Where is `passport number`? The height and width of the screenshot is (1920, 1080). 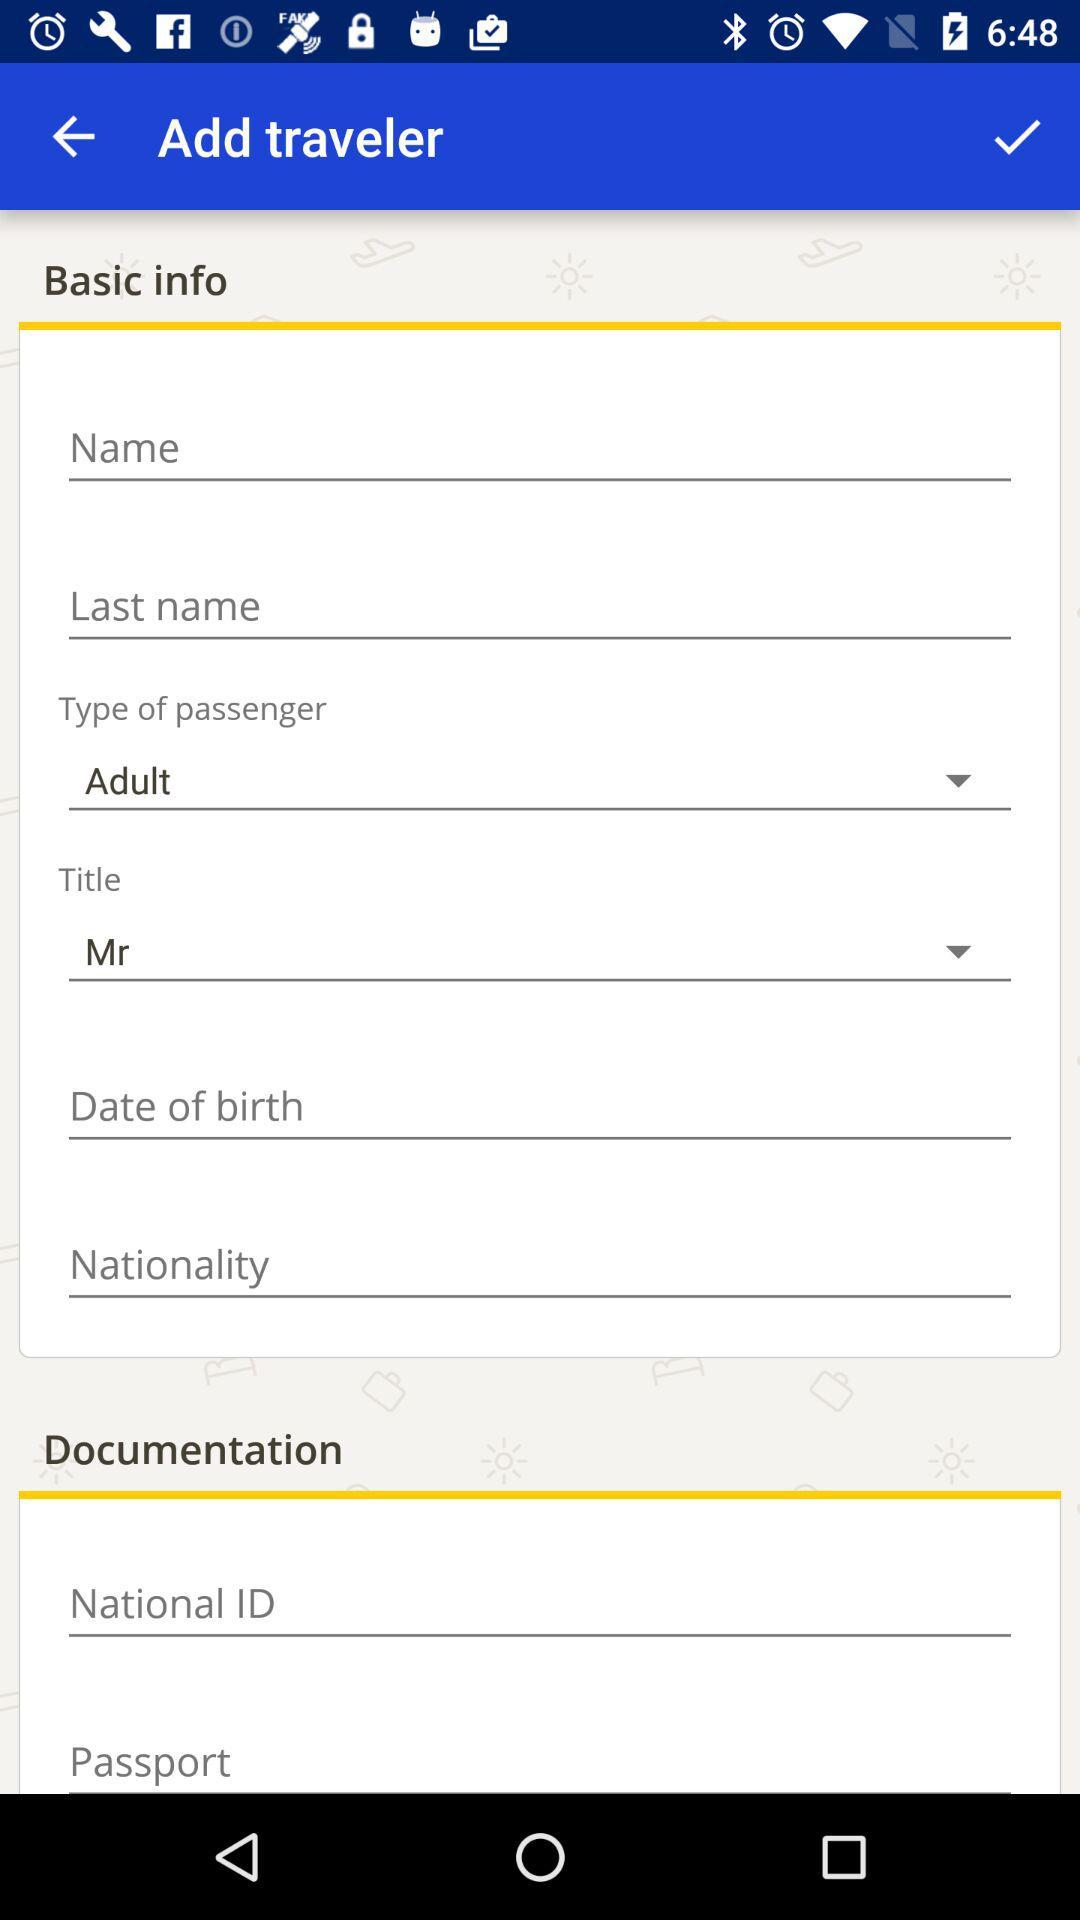
passport number is located at coordinates (540, 1749).